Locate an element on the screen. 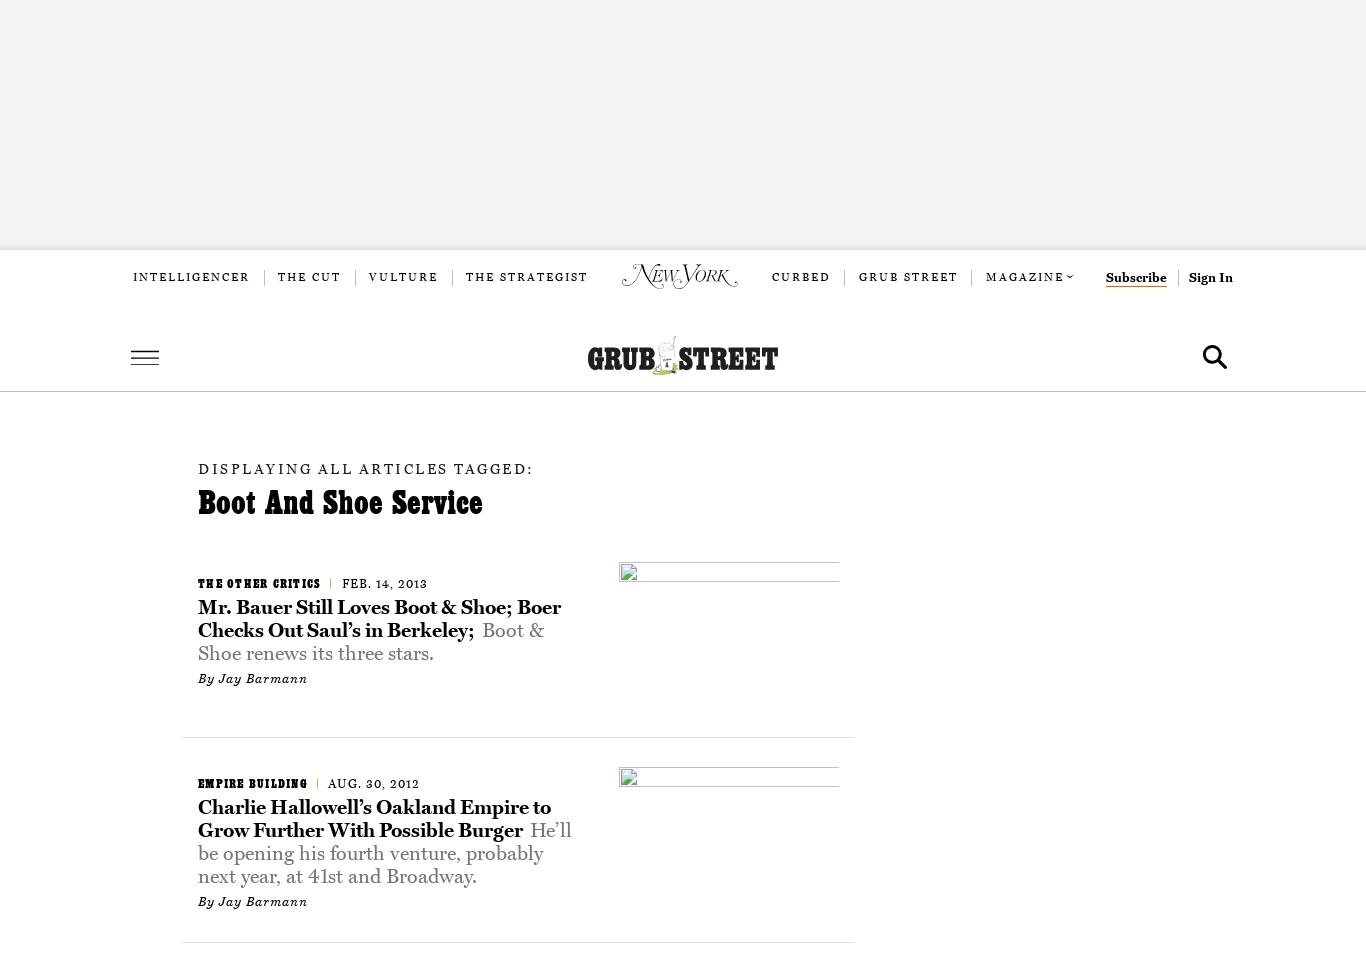 The width and height of the screenshot is (1366, 957). 'Sign In' is located at coordinates (1210, 277).